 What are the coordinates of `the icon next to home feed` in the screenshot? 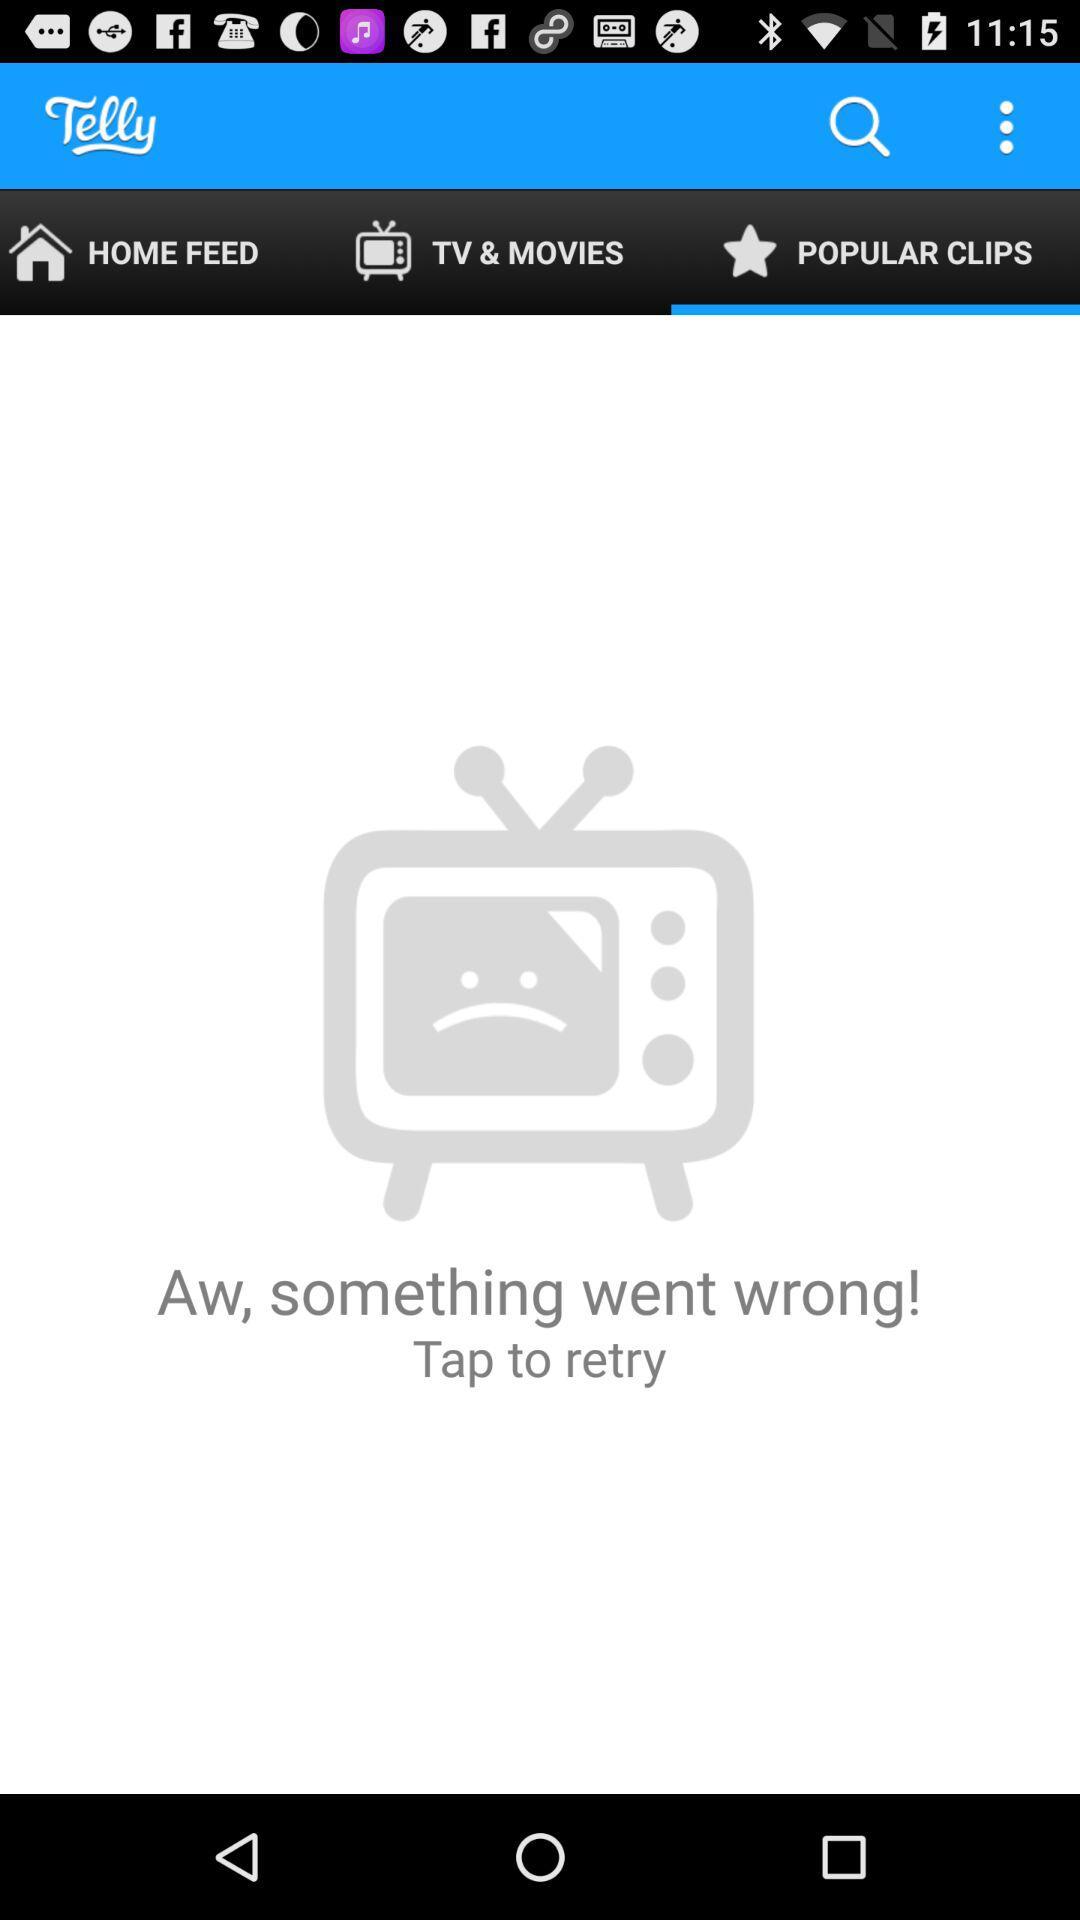 It's located at (488, 251).